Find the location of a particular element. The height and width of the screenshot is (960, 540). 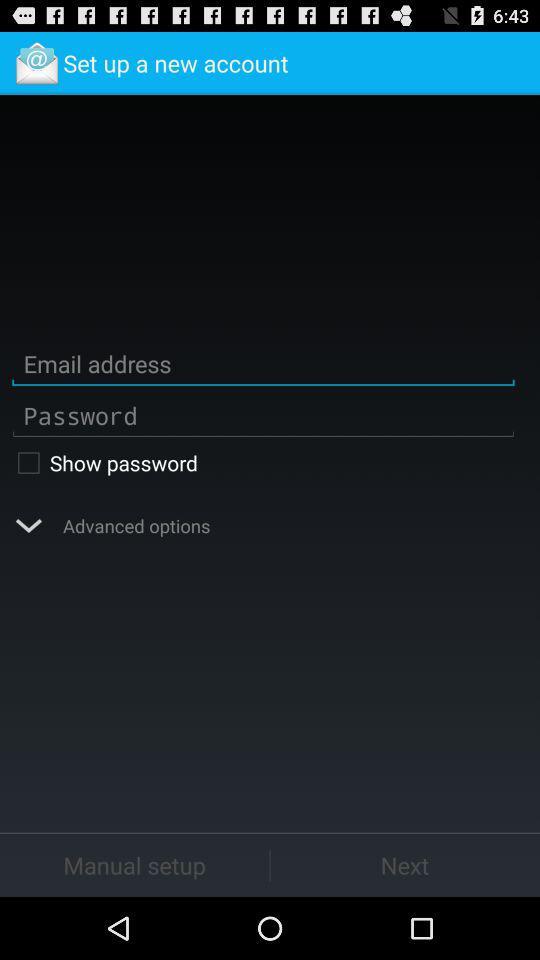

icon next to the next item is located at coordinates (134, 864).